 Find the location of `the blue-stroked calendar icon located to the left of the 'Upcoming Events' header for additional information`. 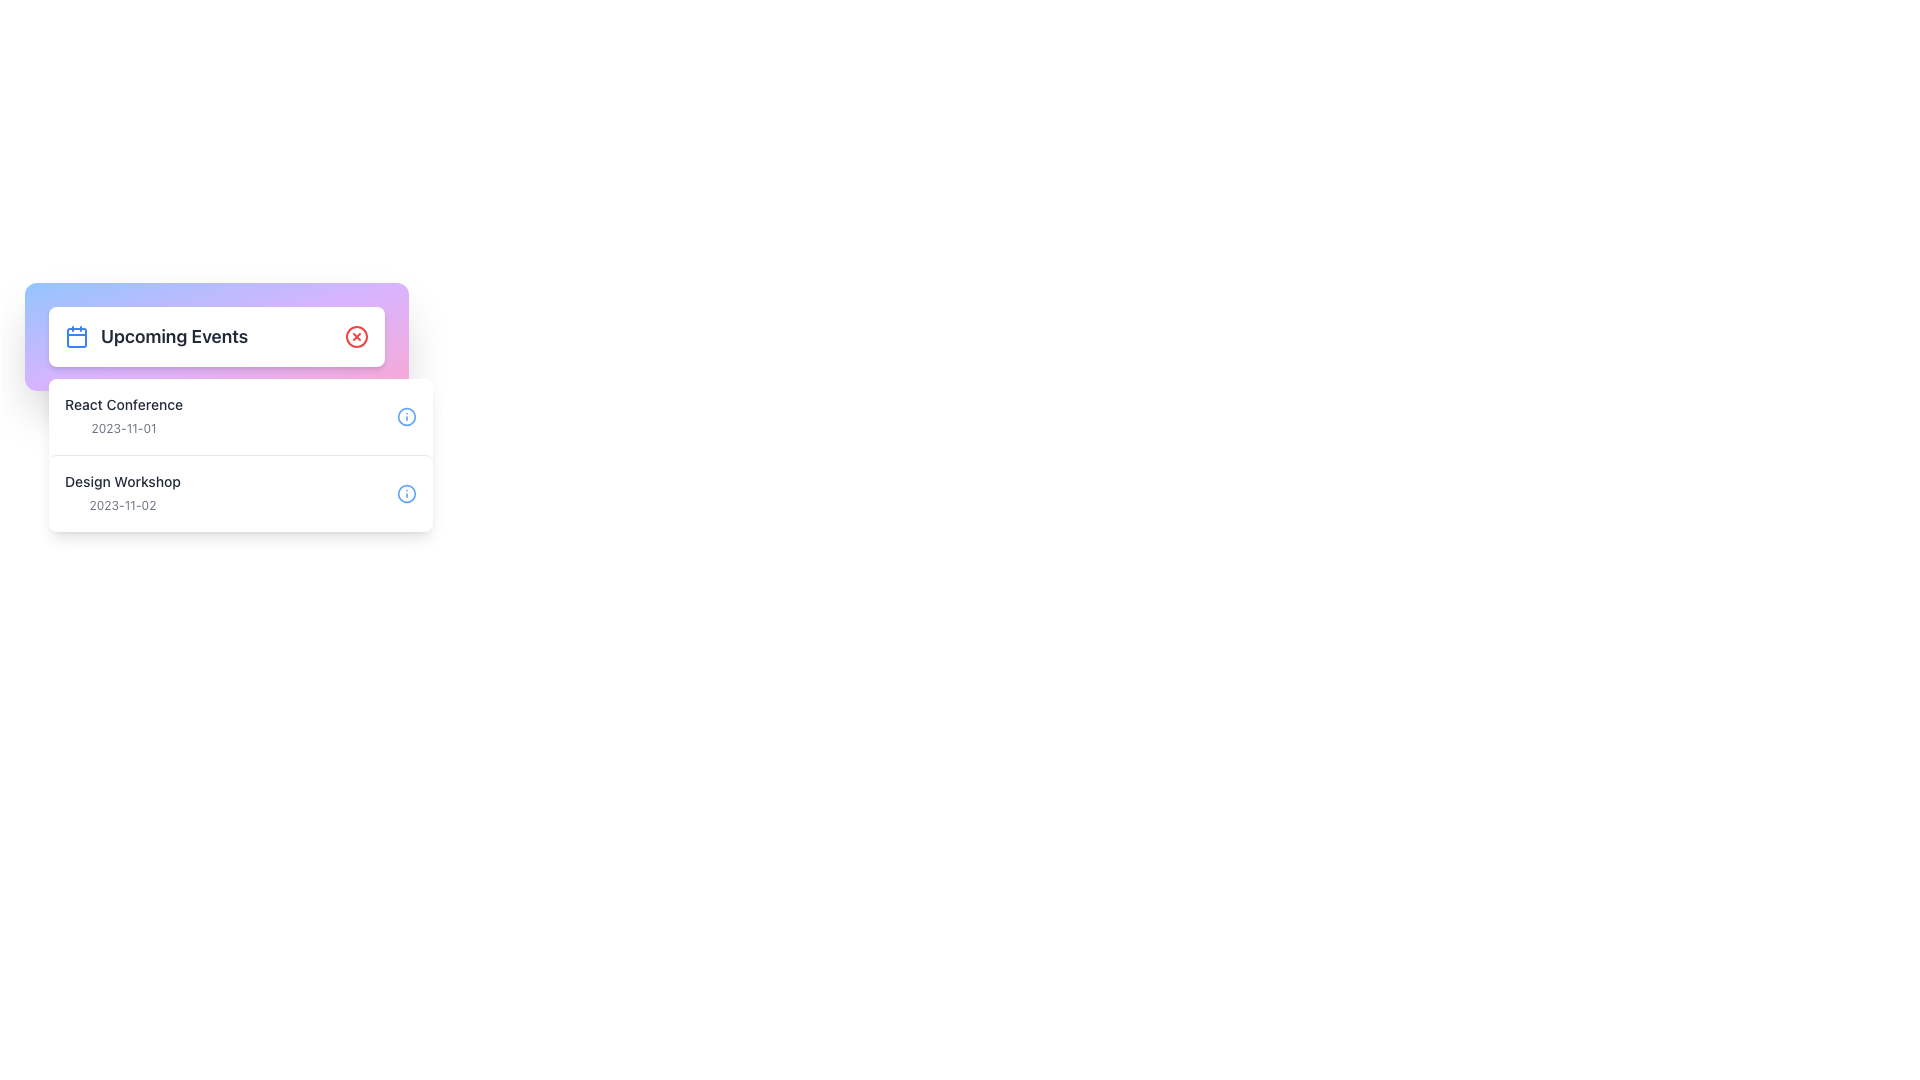

the blue-stroked calendar icon located to the left of the 'Upcoming Events' header for additional information is located at coordinates (76, 335).